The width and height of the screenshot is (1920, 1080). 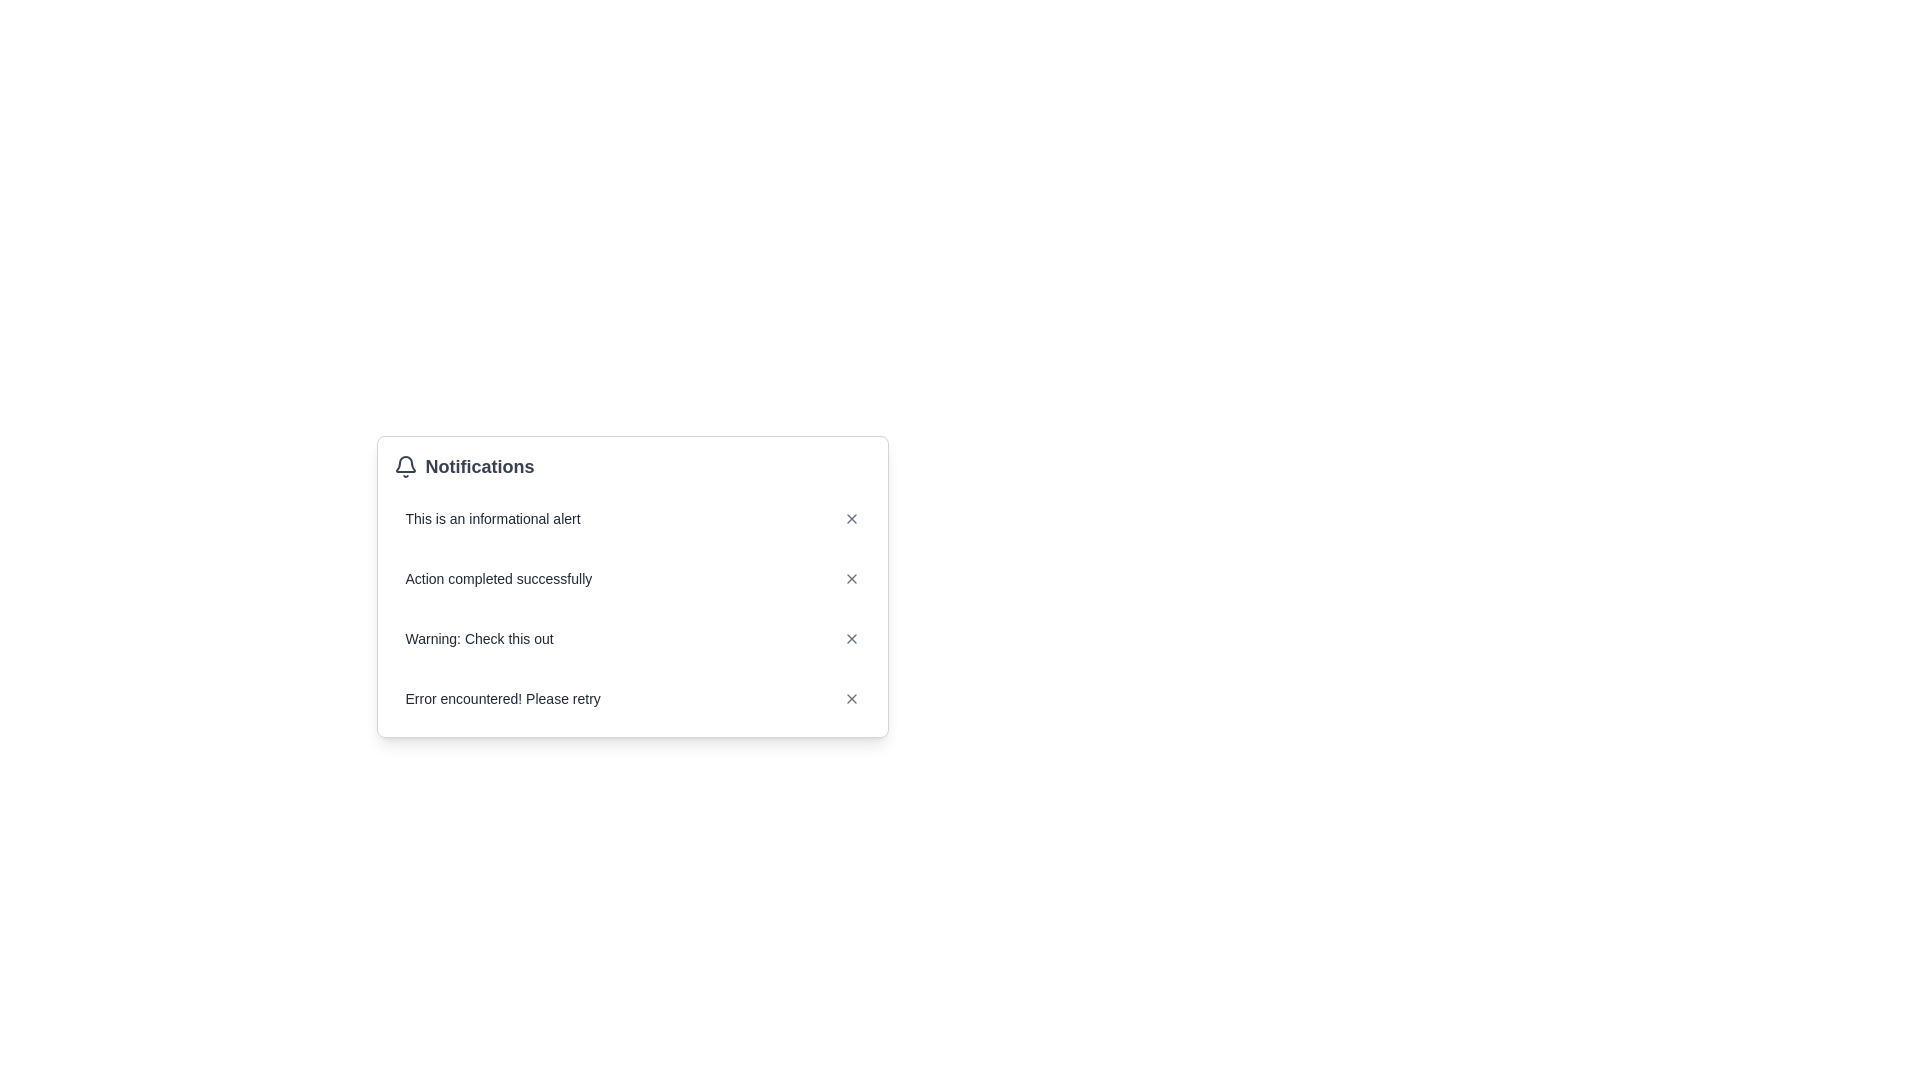 What do you see at coordinates (851, 578) in the screenshot?
I see `the gray close button resembling an 'X'` at bounding box center [851, 578].